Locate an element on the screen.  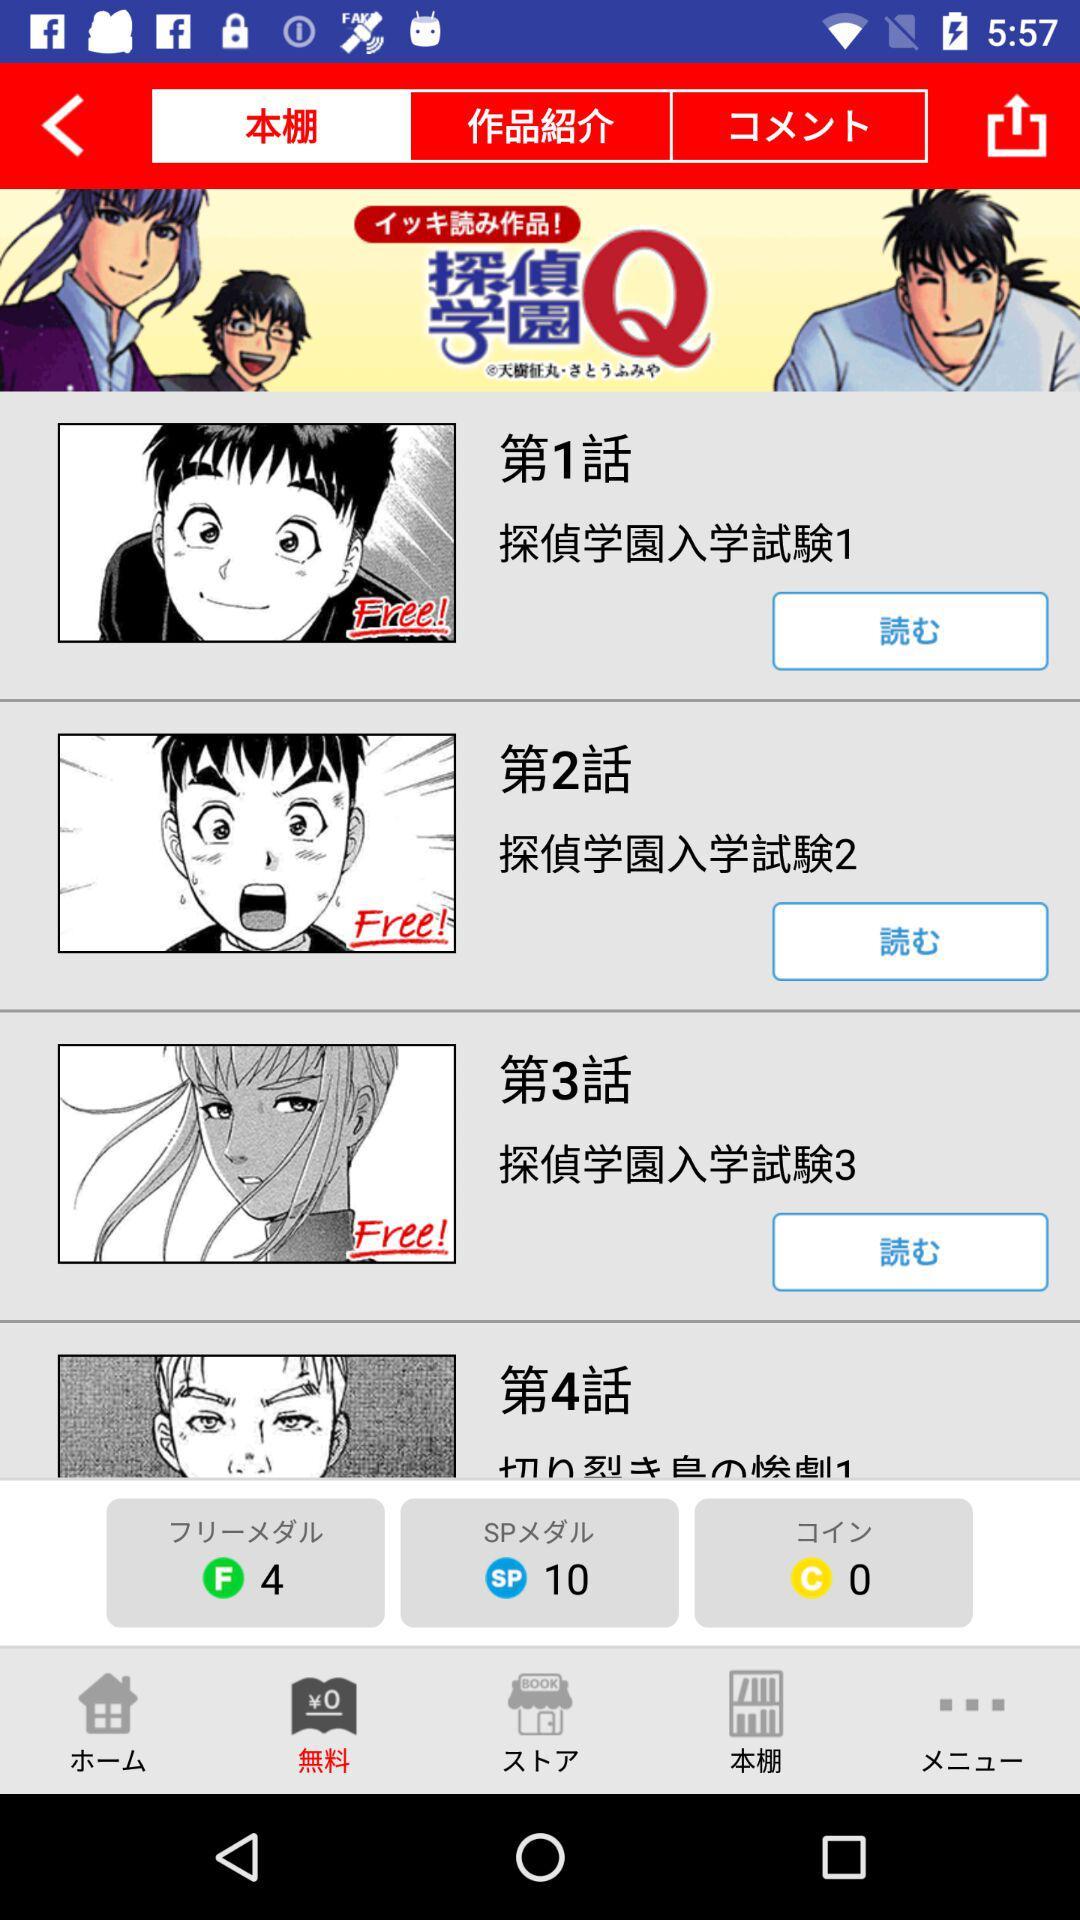
the arrow_backward icon is located at coordinates (61, 124).